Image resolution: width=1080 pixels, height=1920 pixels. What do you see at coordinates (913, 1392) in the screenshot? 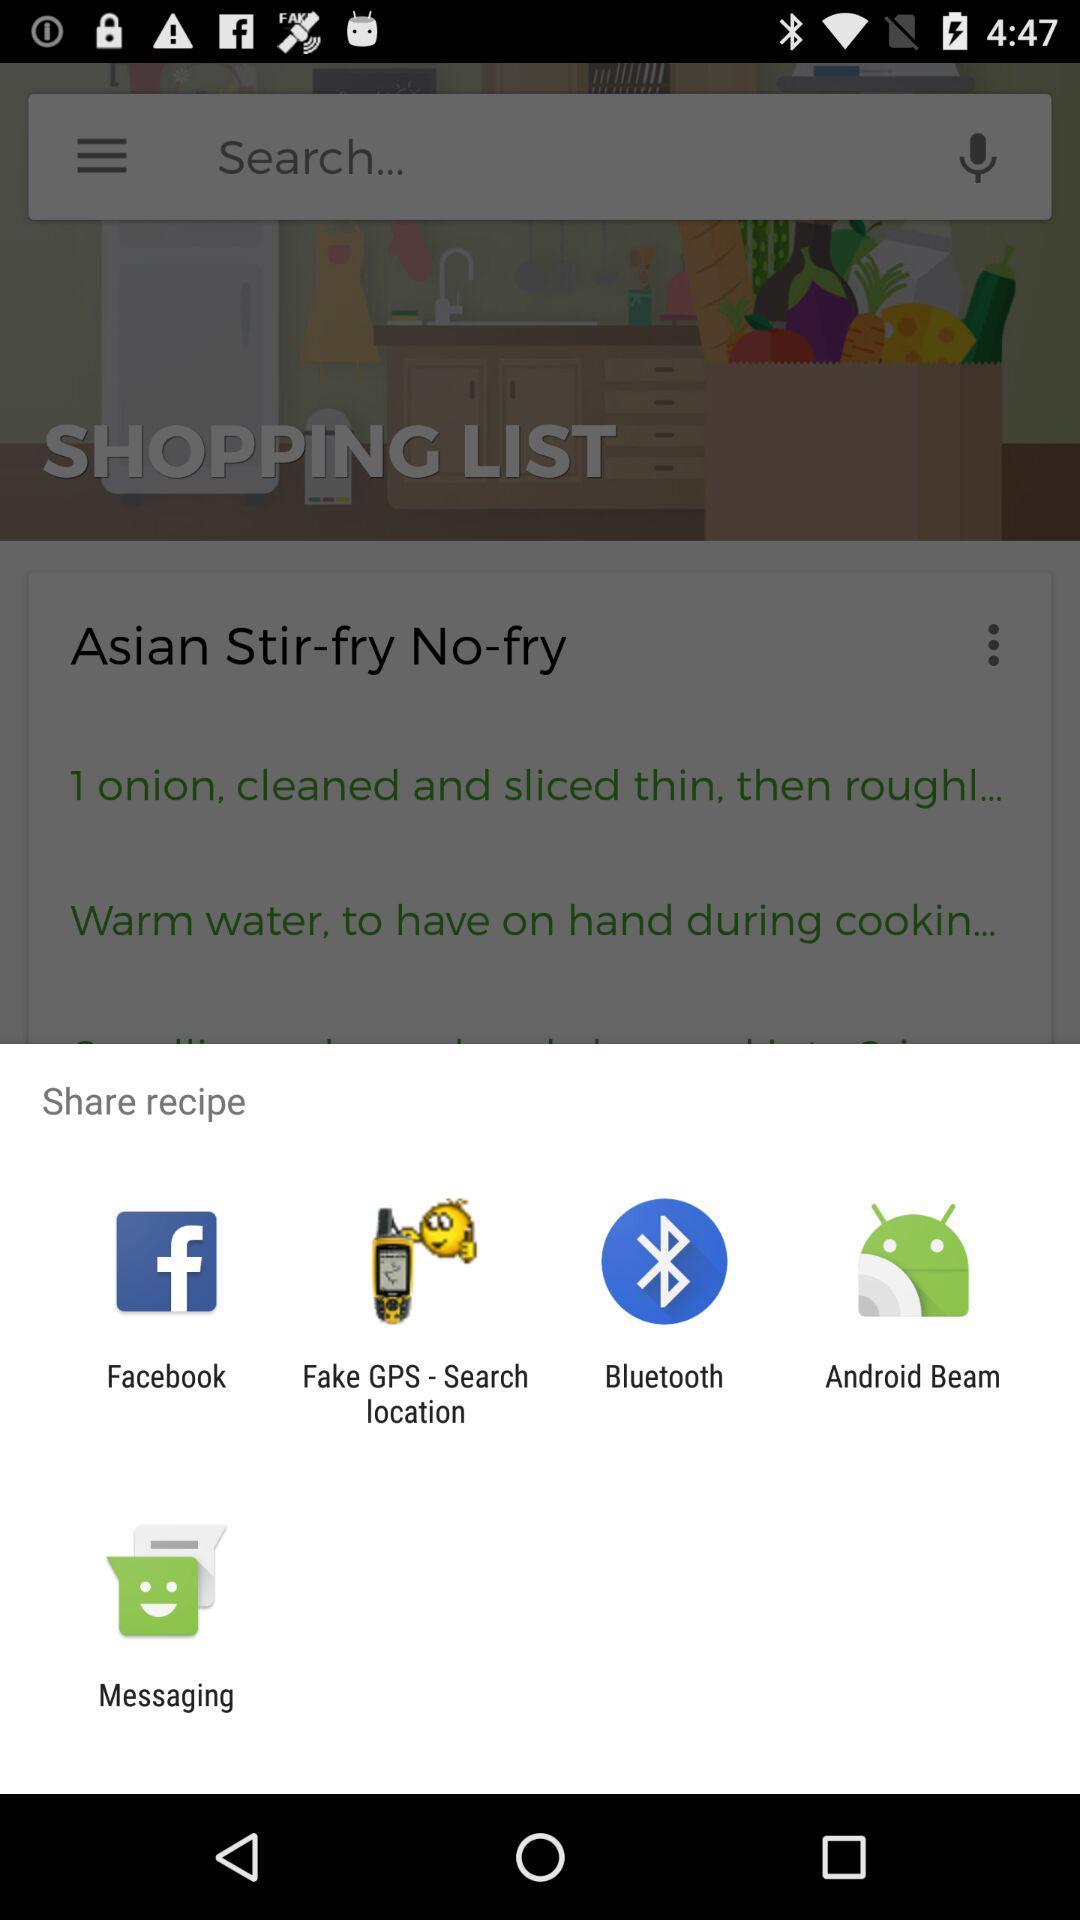
I see `the android beam item` at bounding box center [913, 1392].